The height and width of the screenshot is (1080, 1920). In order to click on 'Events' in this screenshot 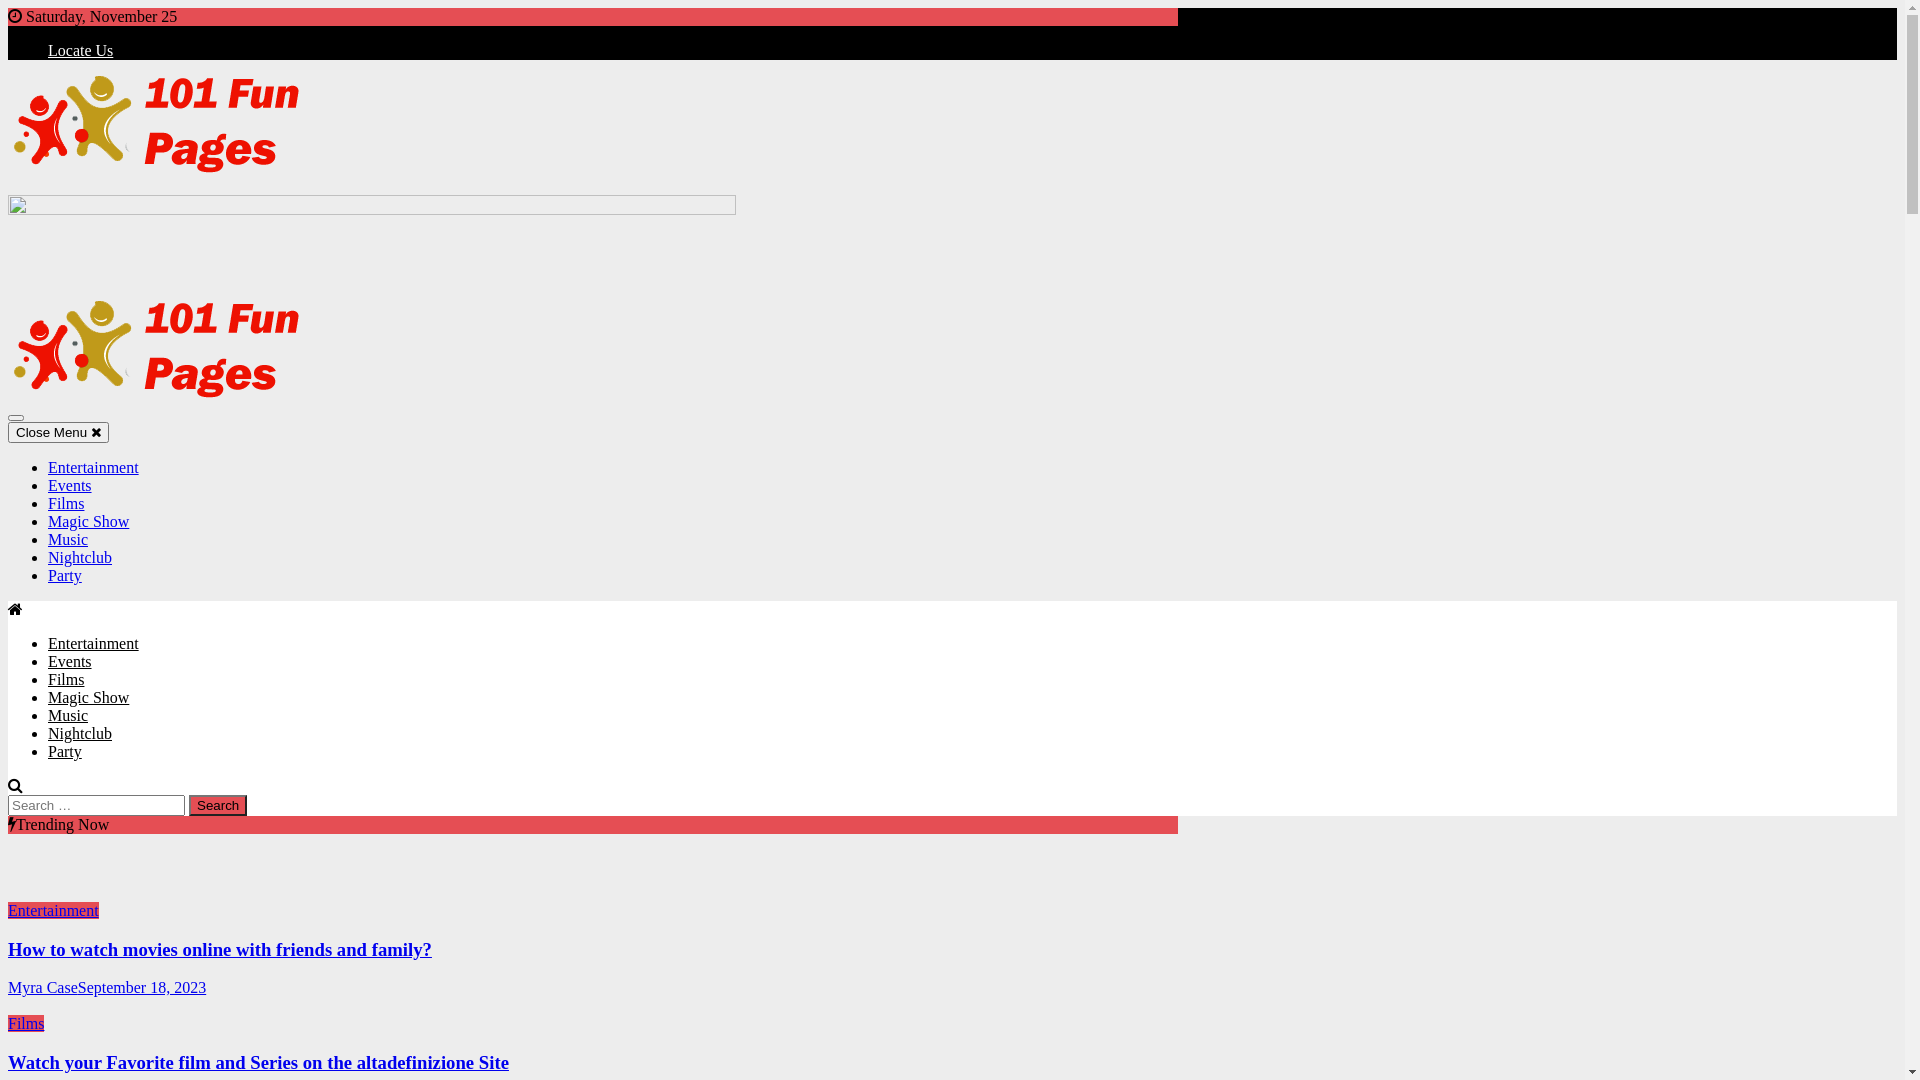, I will do `click(70, 485)`.